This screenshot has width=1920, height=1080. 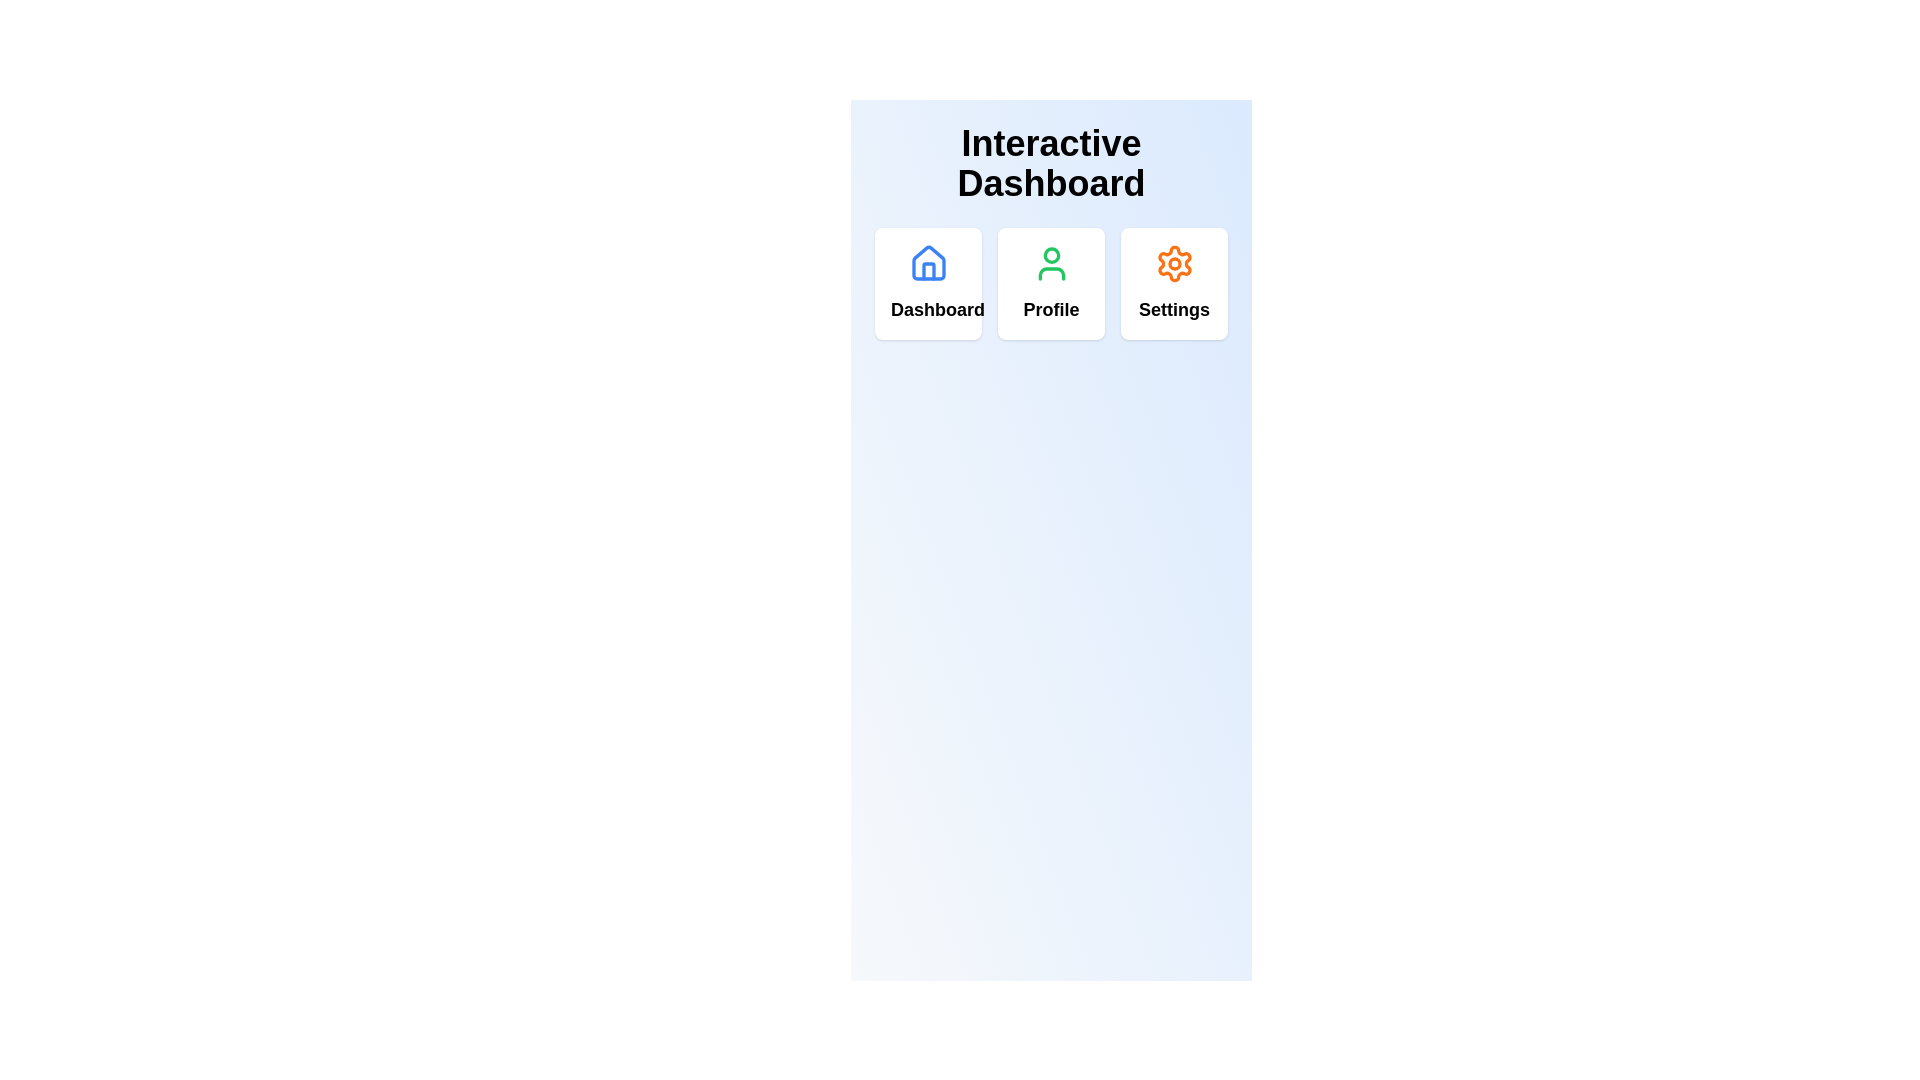 What do you see at coordinates (1174, 284) in the screenshot?
I see `the settings card, which is the third card in the grid layout` at bounding box center [1174, 284].